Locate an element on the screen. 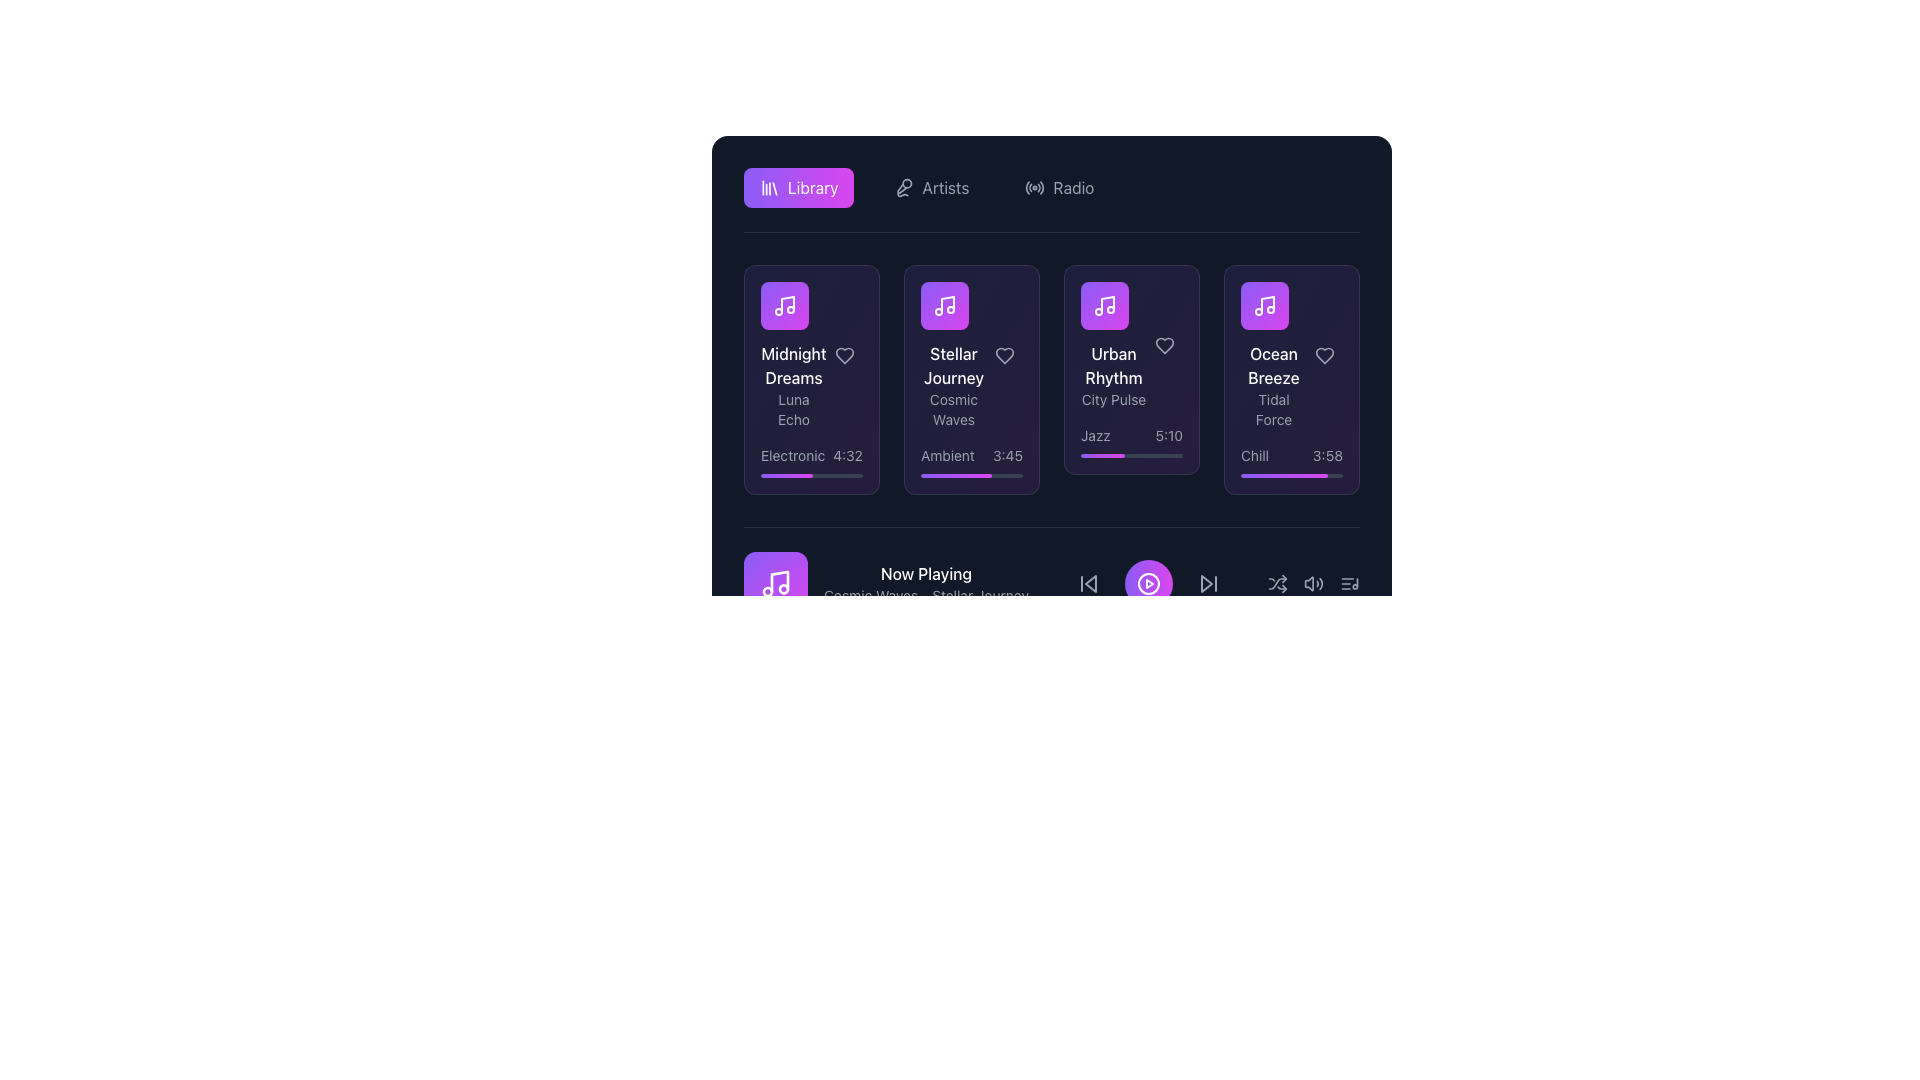  the interactive button with a speaker icon that changes color upon hover, located in the bottom-right corner of the toolbar is located at coordinates (1314, 583).